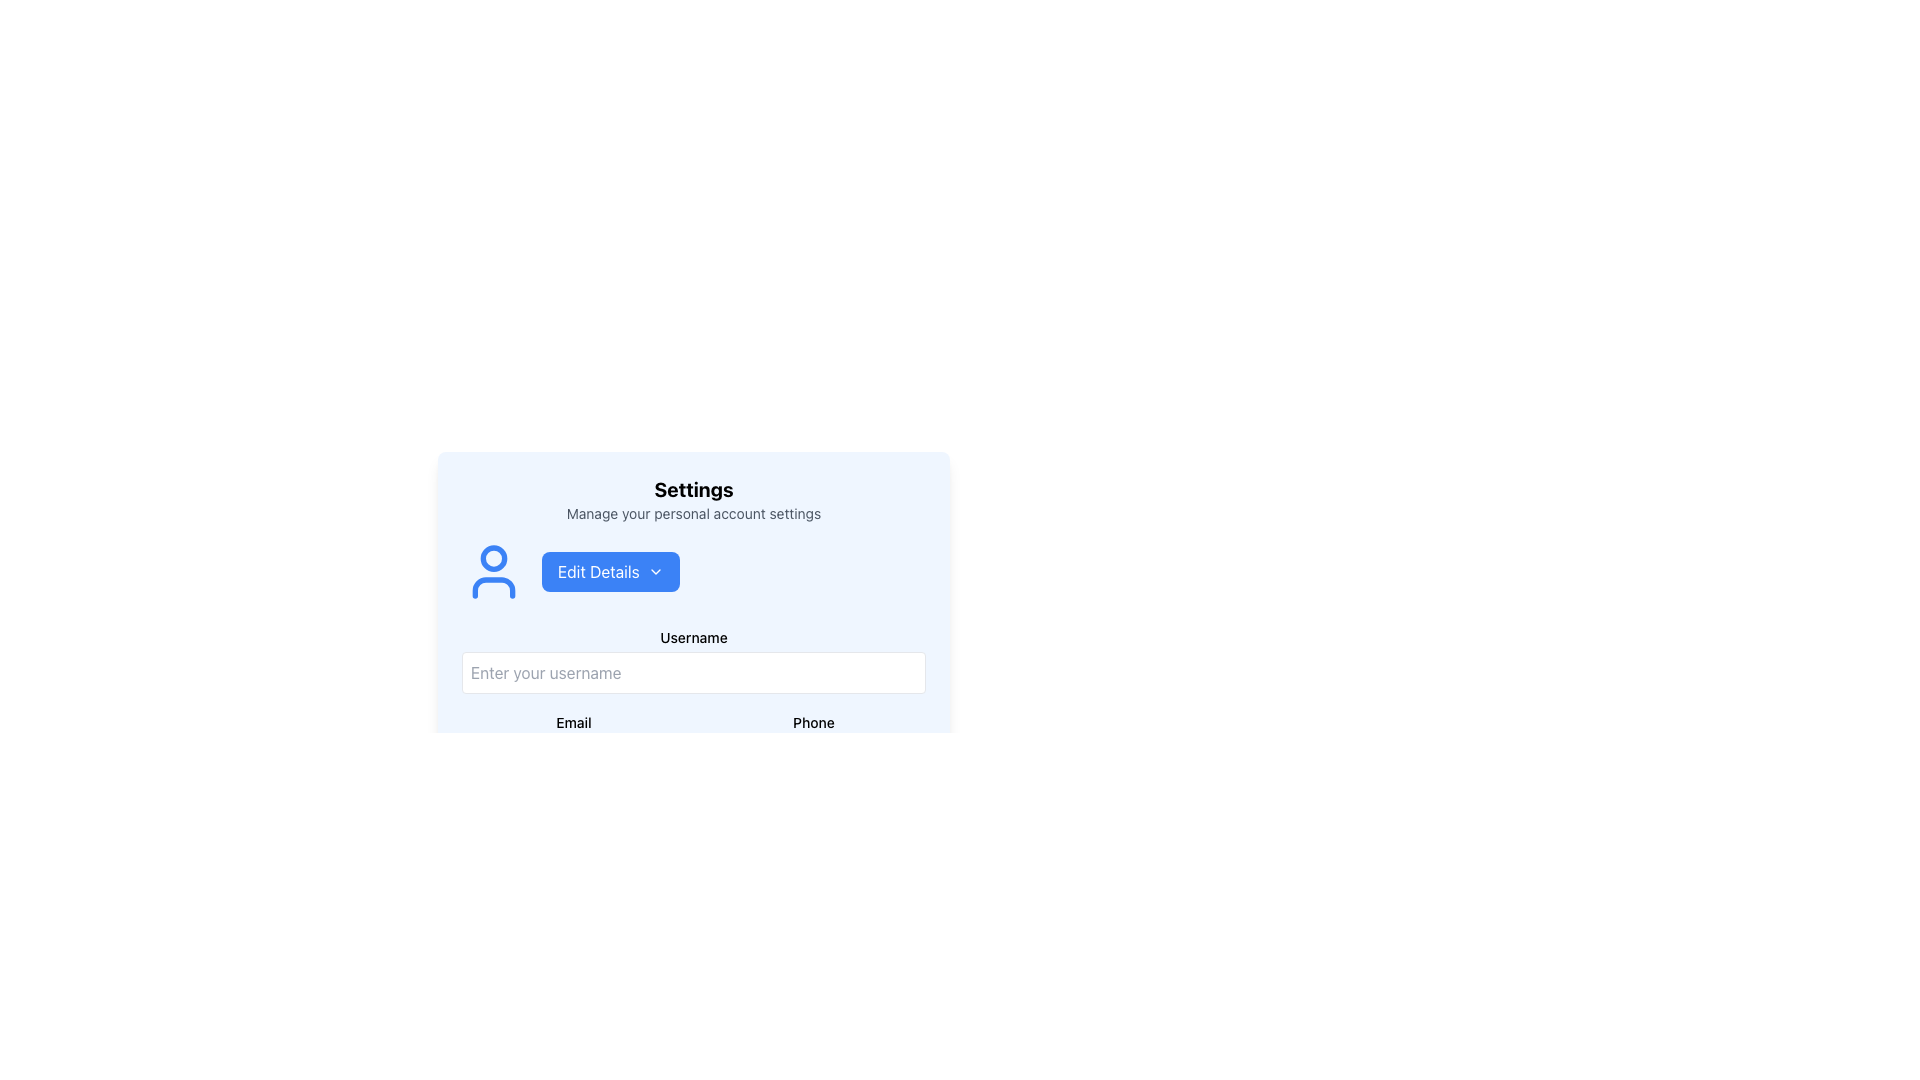 This screenshot has width=1920, height=1080. I want to click on the 'Phone' text label which is styled with a small, medium-weight font and positioned above the input field for entering a phone number in the settings section, so click(814, 721).